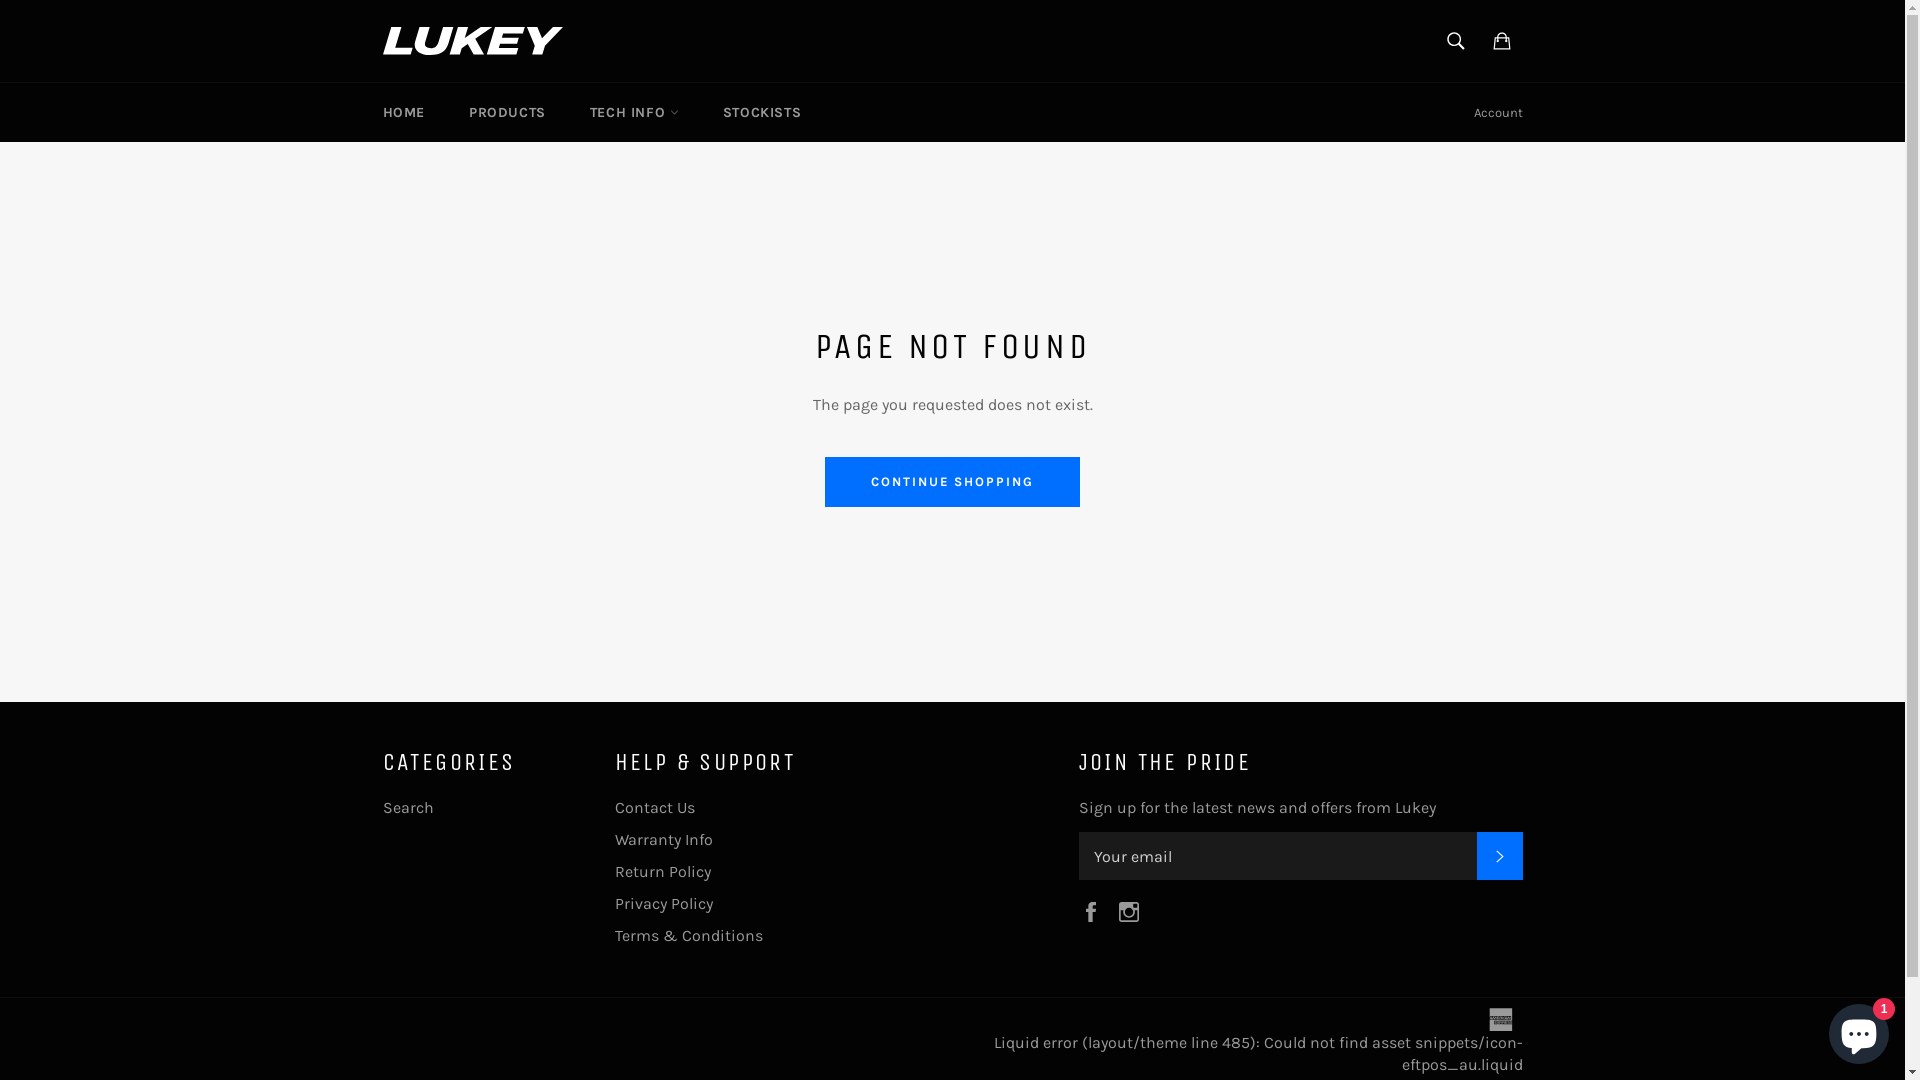  Describe the element at coordinates (1093, 910) in the screenshot. I see `'Facebook'` at that location.